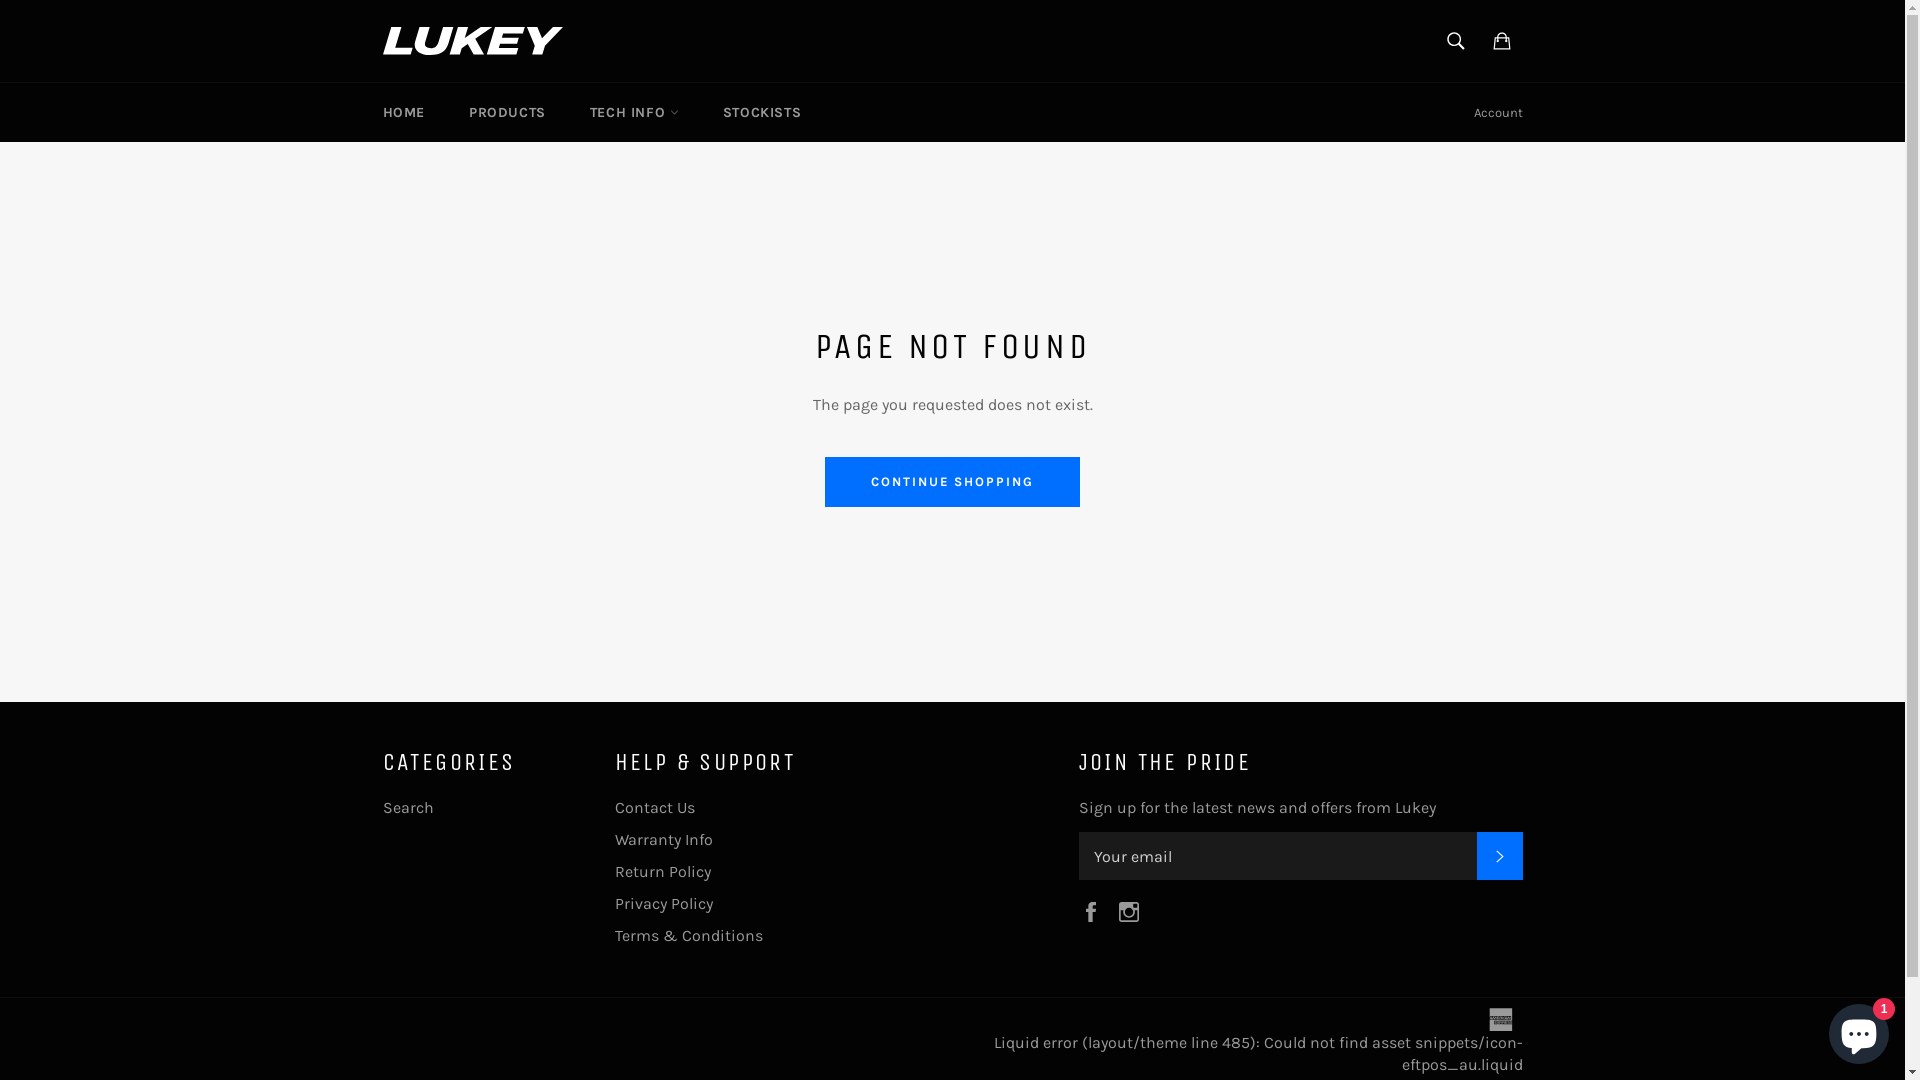  Describe the element at coordinates (1093, 910) in the screenshot. I see `'Facebook'` at that location.